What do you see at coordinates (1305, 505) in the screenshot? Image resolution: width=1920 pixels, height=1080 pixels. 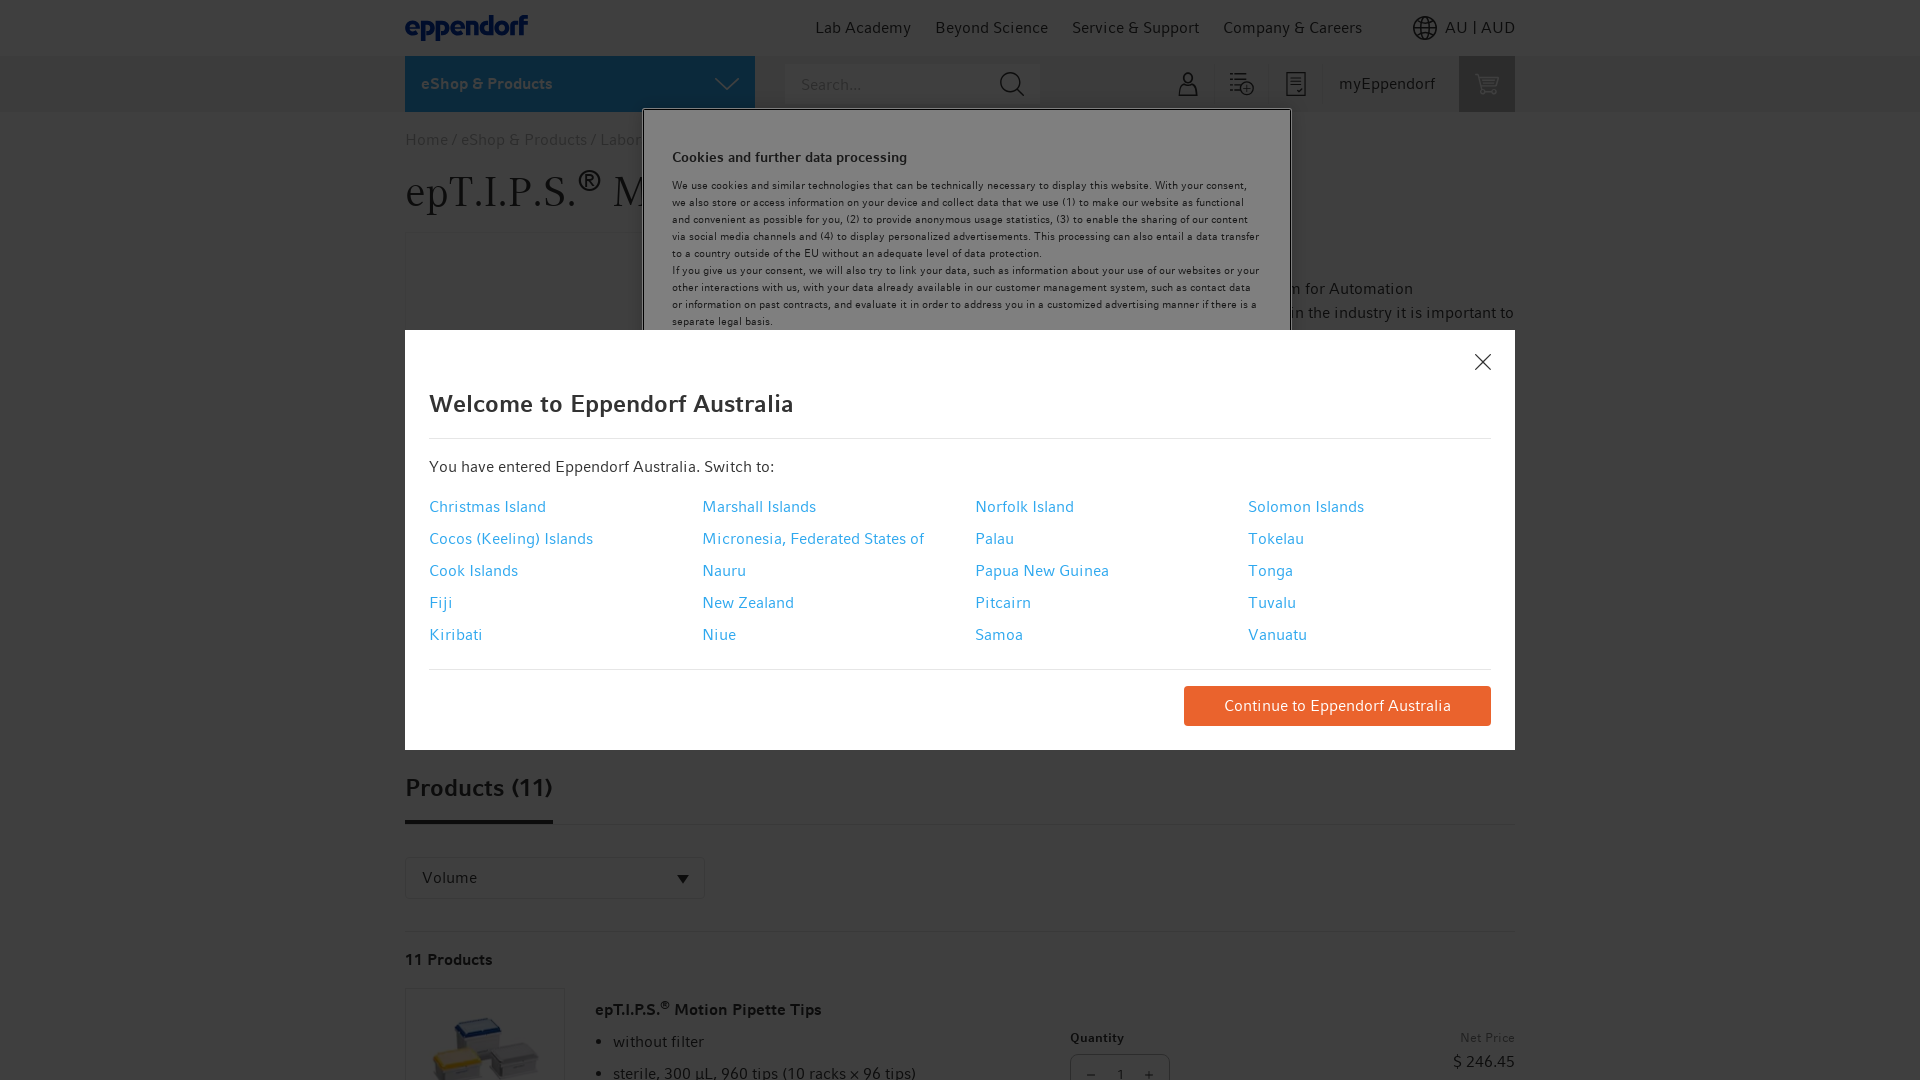 I see `'Solomon Islands'` at bounding box center [1305, 505].